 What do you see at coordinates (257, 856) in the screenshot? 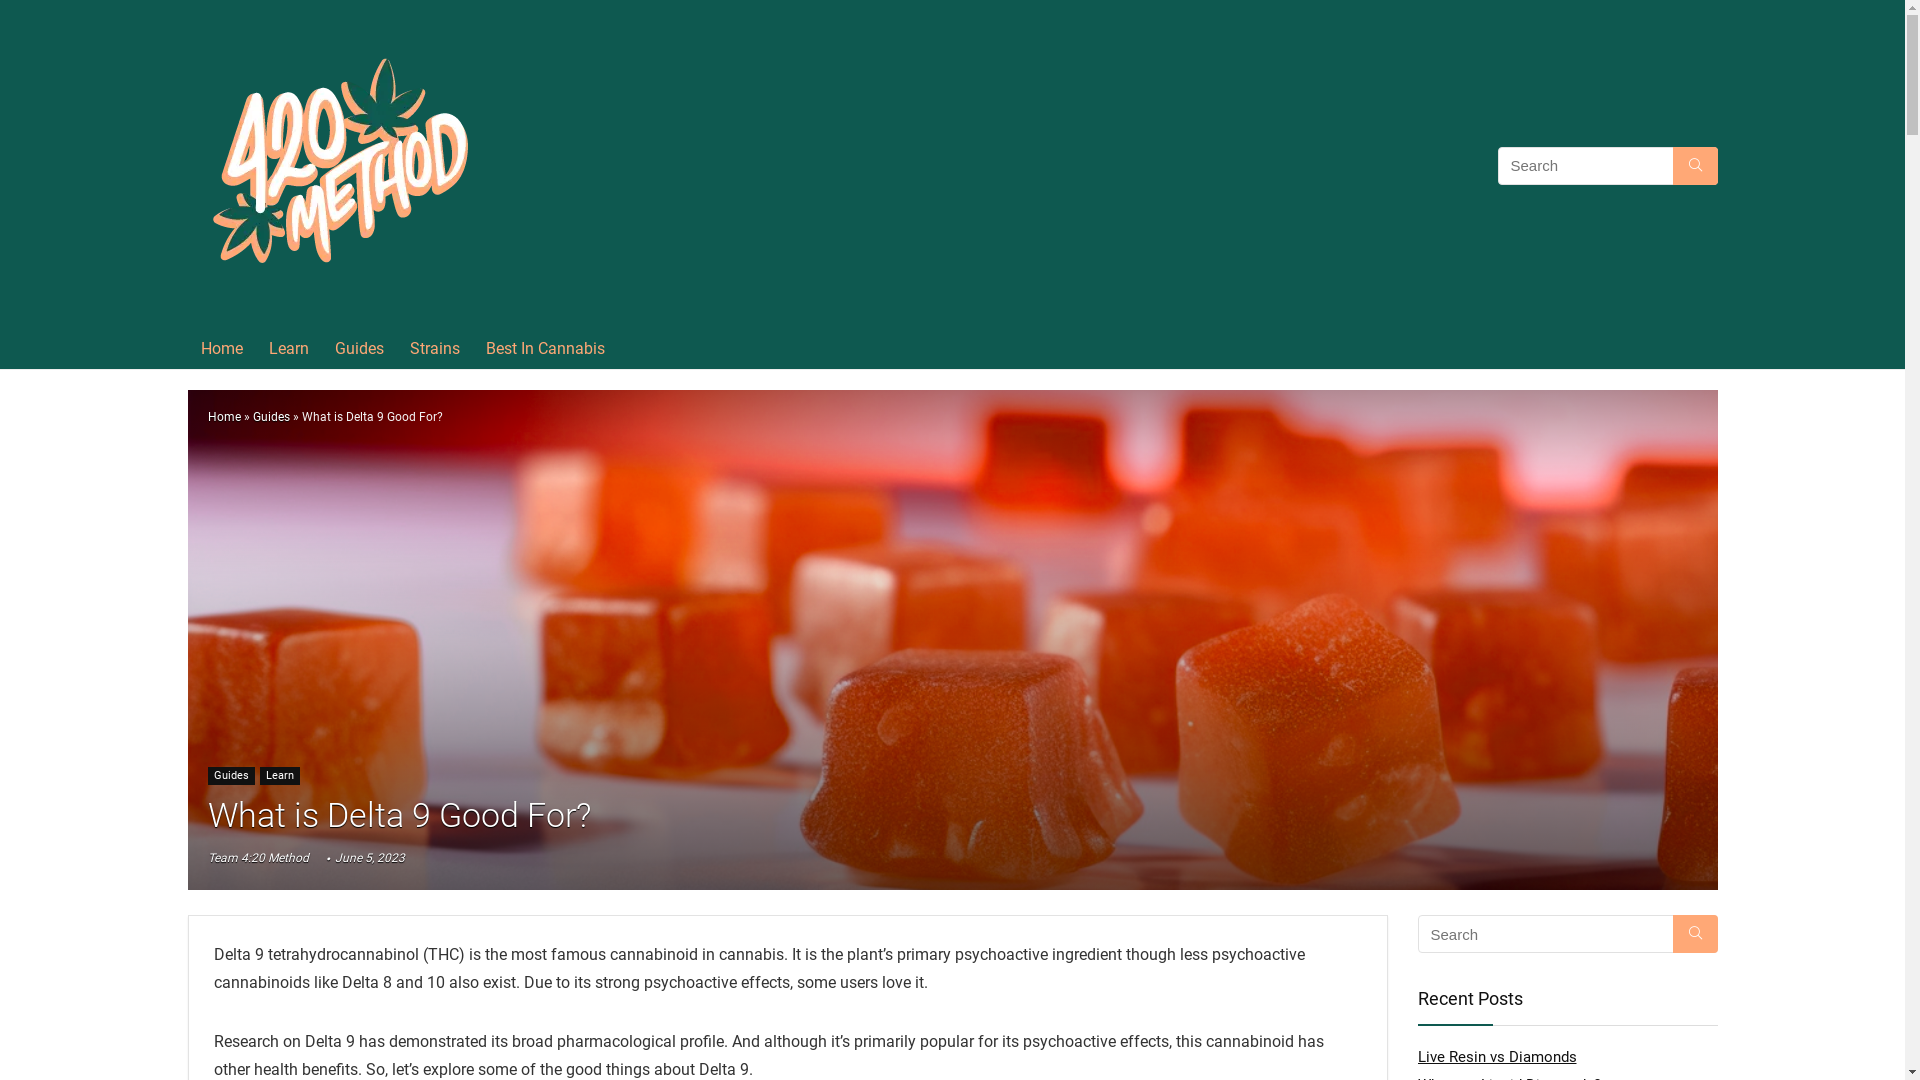
I see `'Team 4:20 Method'` at bounding box center [257, 856].